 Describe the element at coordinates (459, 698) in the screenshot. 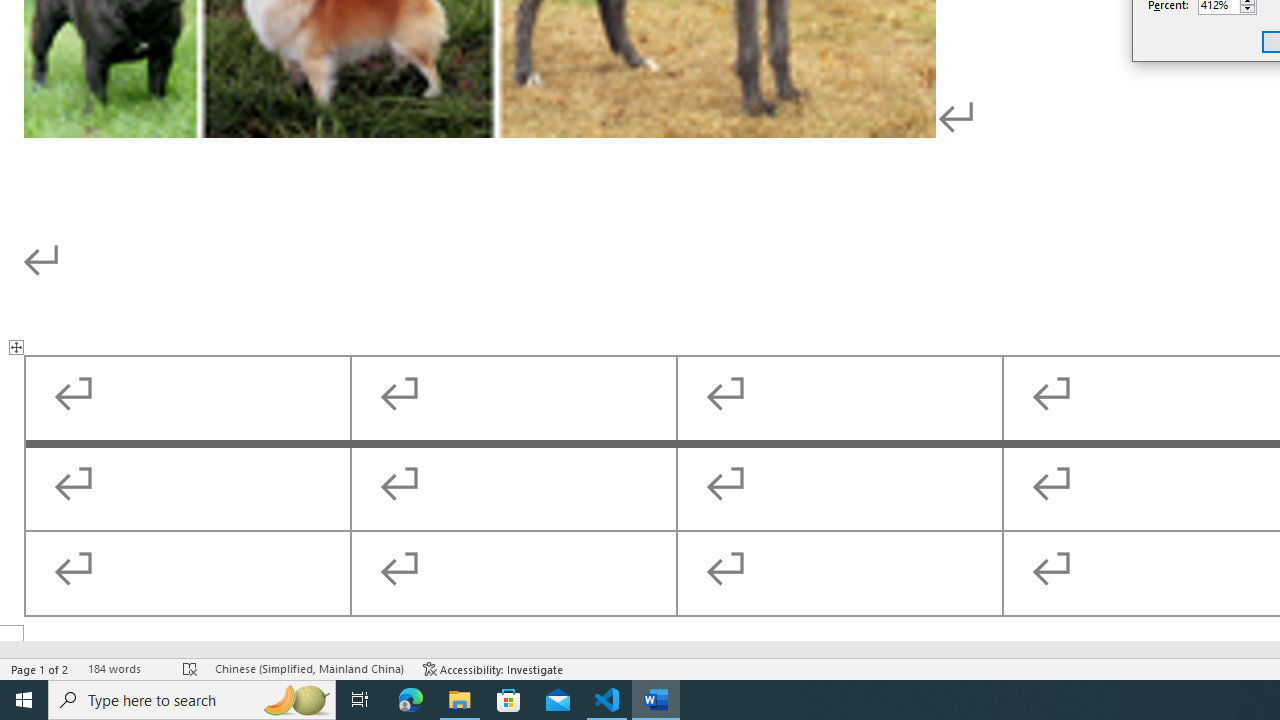

I see `'File Explorer - 1 running window'` at that location.